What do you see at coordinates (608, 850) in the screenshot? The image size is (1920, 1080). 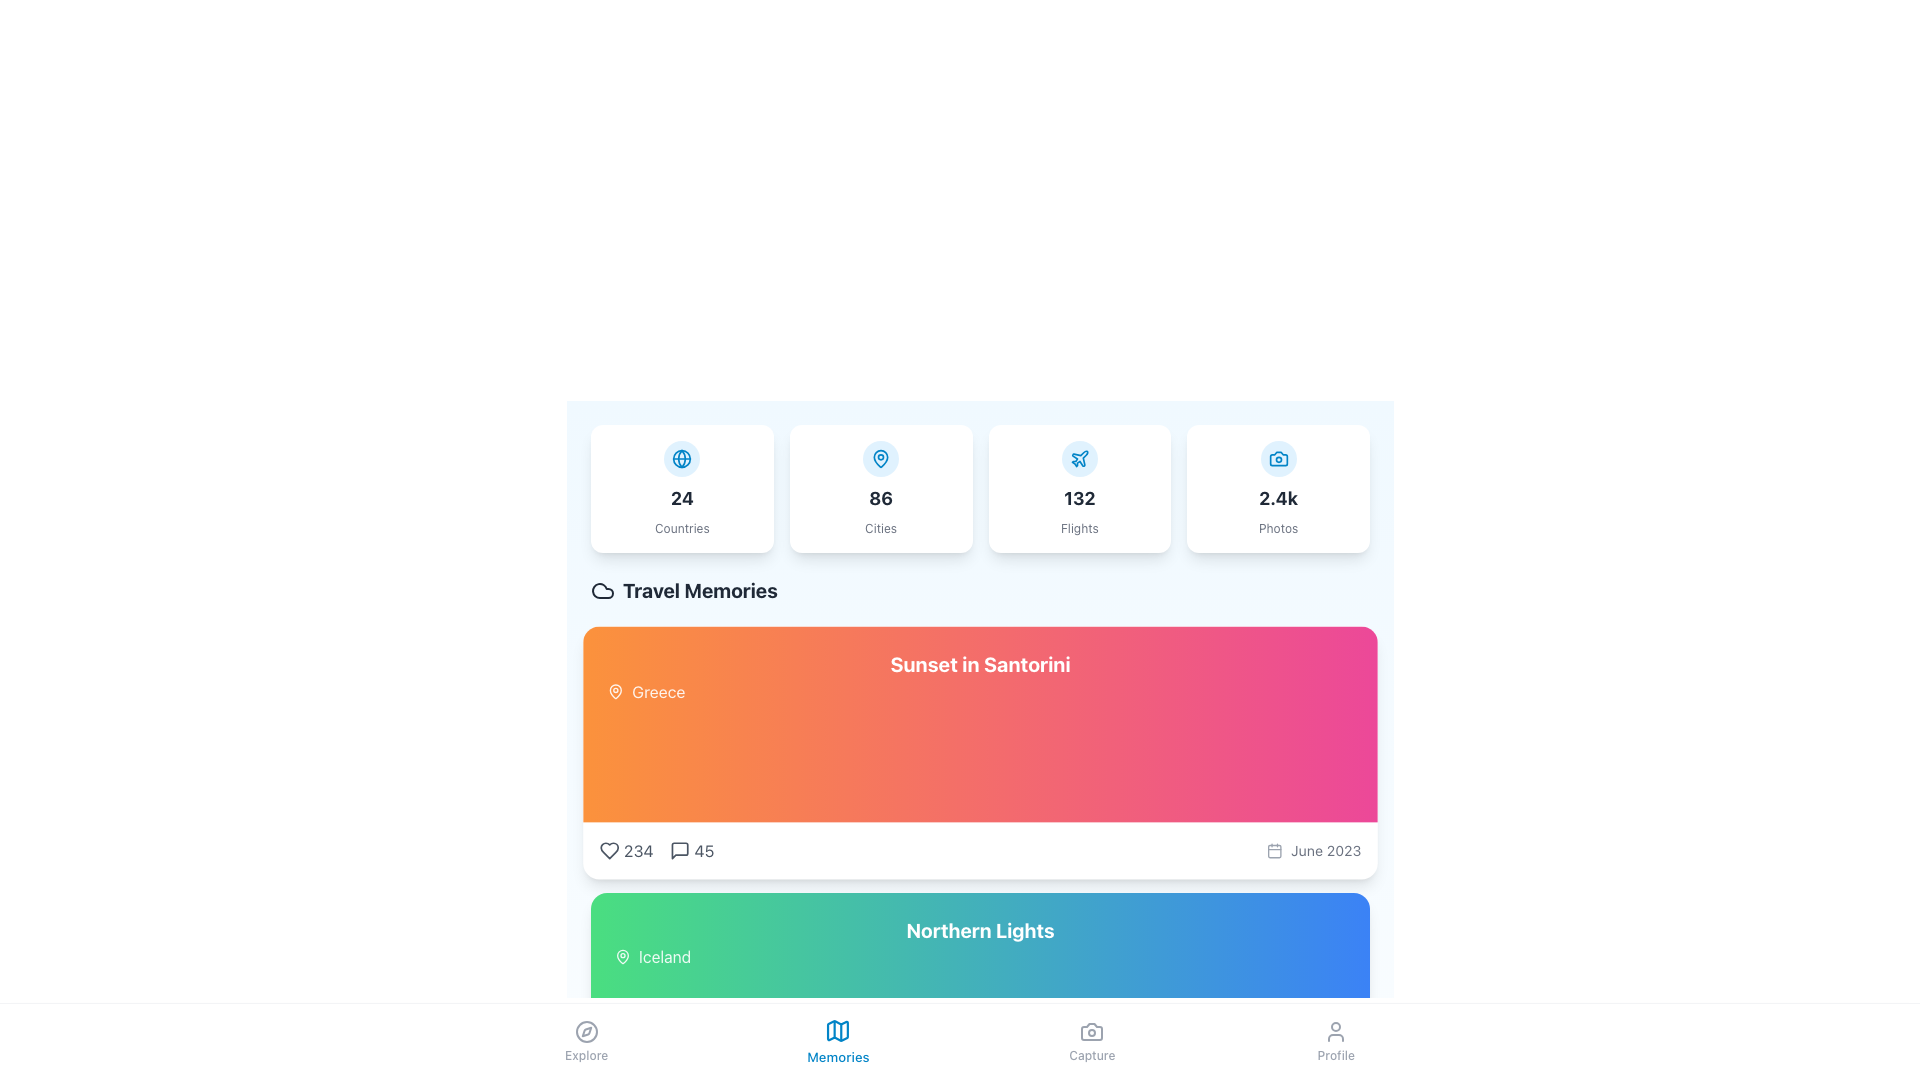 I see `the 'like' button (heart icon) located below the 'Sunset in Santorini' section to express a like for the content, positioned to the left of the number '234'` at bounding box center [608, 850].